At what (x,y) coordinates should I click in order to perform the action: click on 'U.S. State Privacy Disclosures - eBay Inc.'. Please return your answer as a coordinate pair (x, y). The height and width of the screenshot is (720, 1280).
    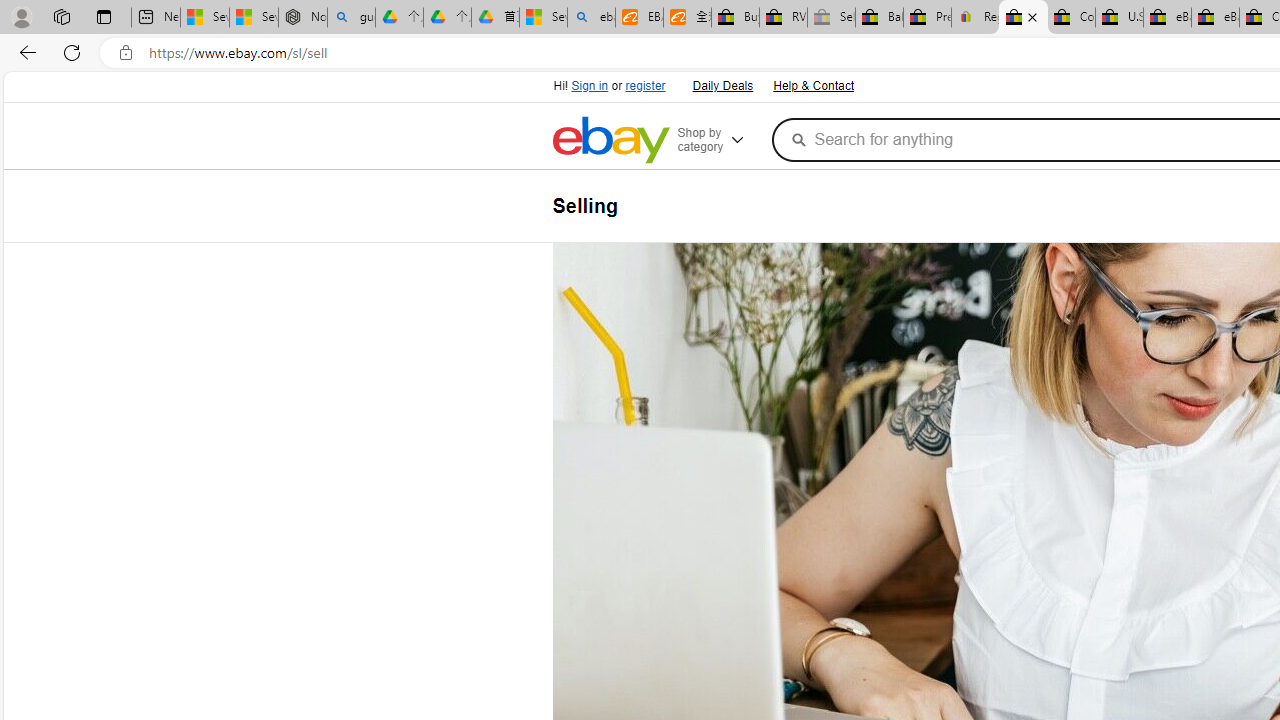
    Looking at the image, I should click on (1118, 17).